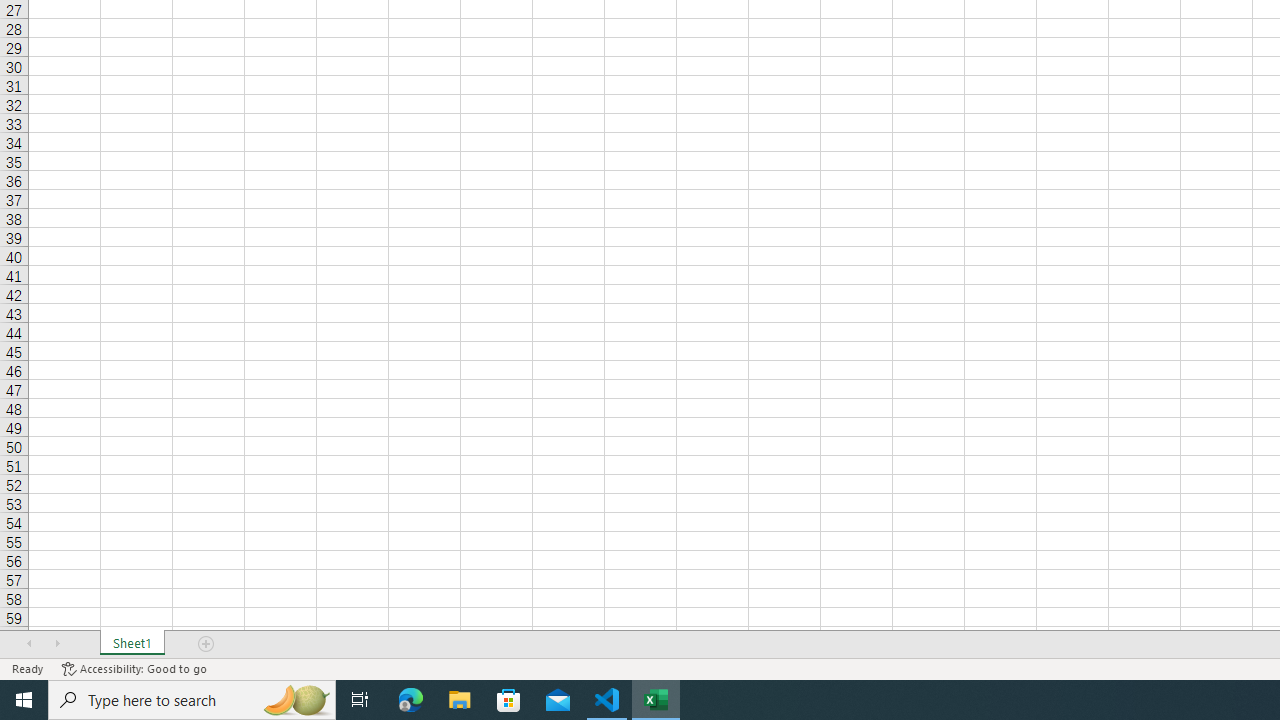  Describe the element at coordinates (207, 644) in the screenshot. I see `'Add Sheet'` at that location.